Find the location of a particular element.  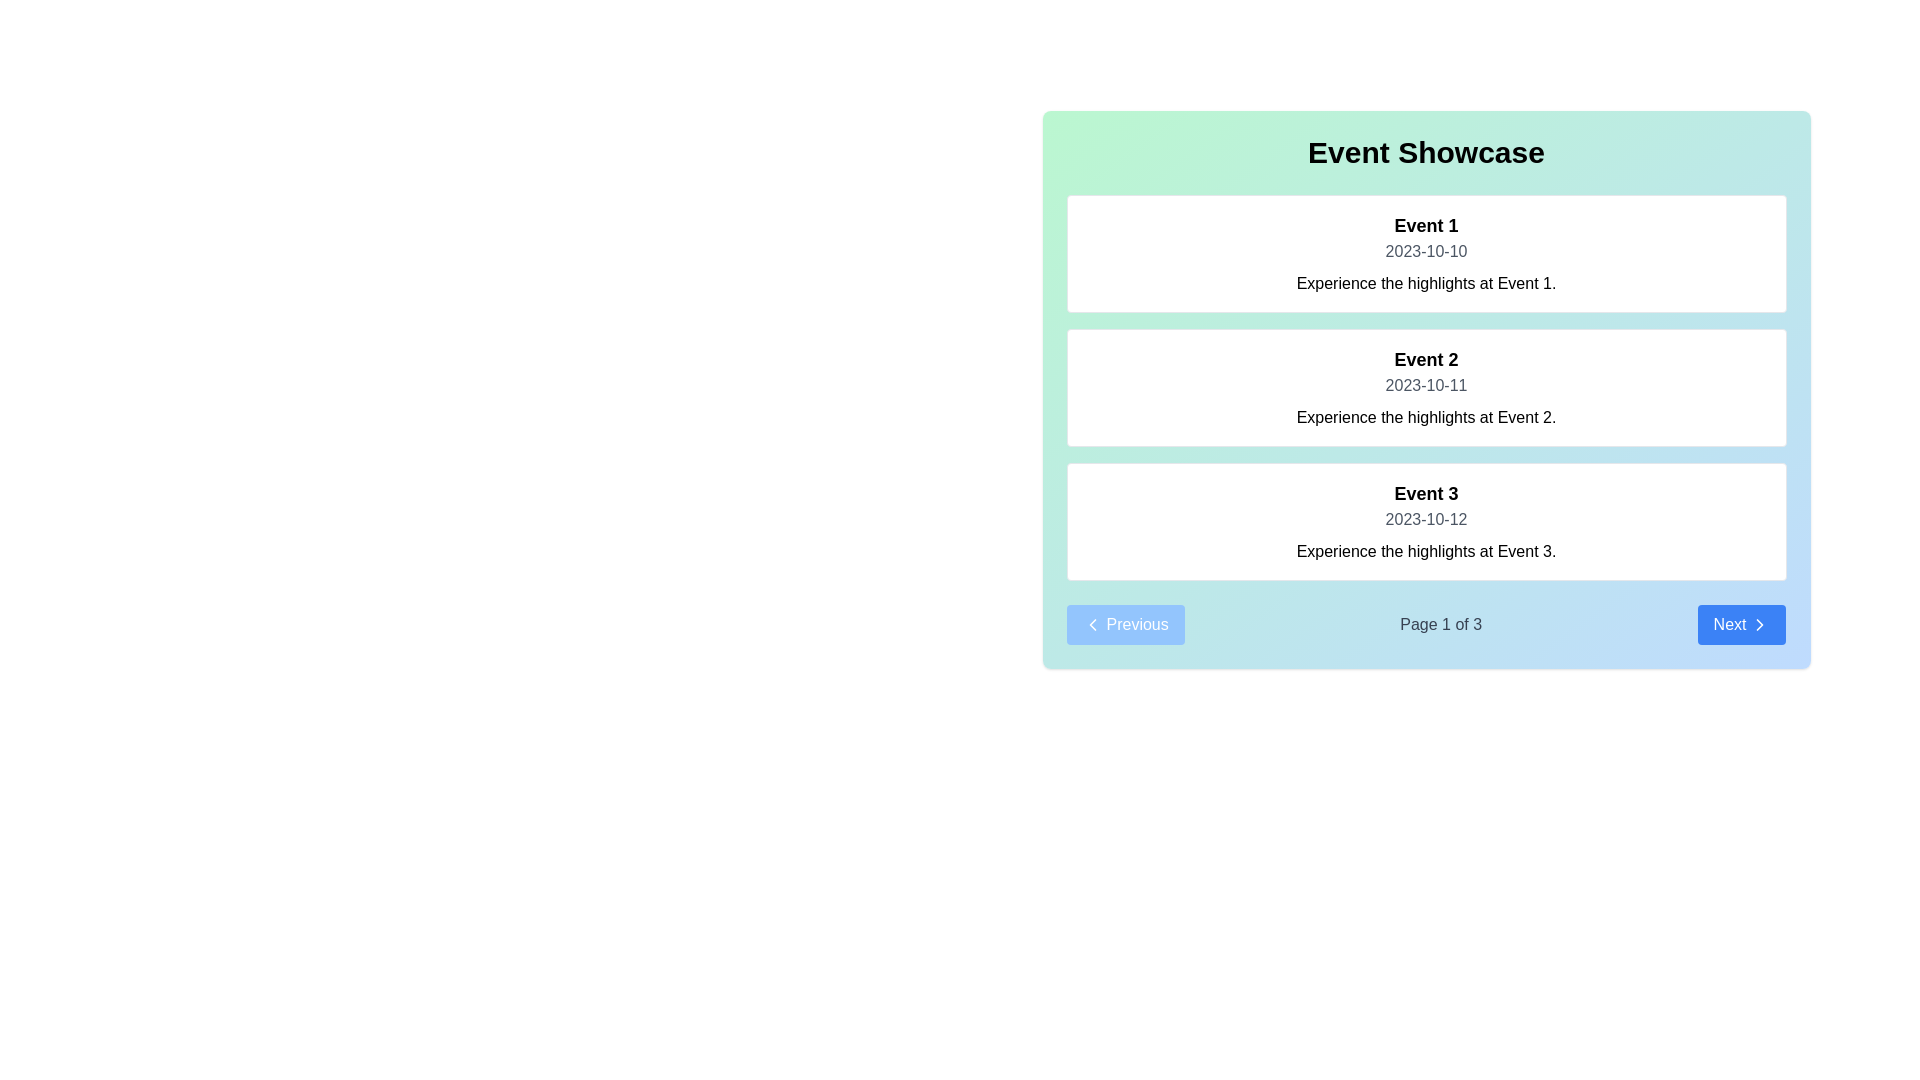

the 'Next' icon located inside the button at the bottom-right area of the interface to initiate navigation to the next page is located at coordinates (1760, 623).